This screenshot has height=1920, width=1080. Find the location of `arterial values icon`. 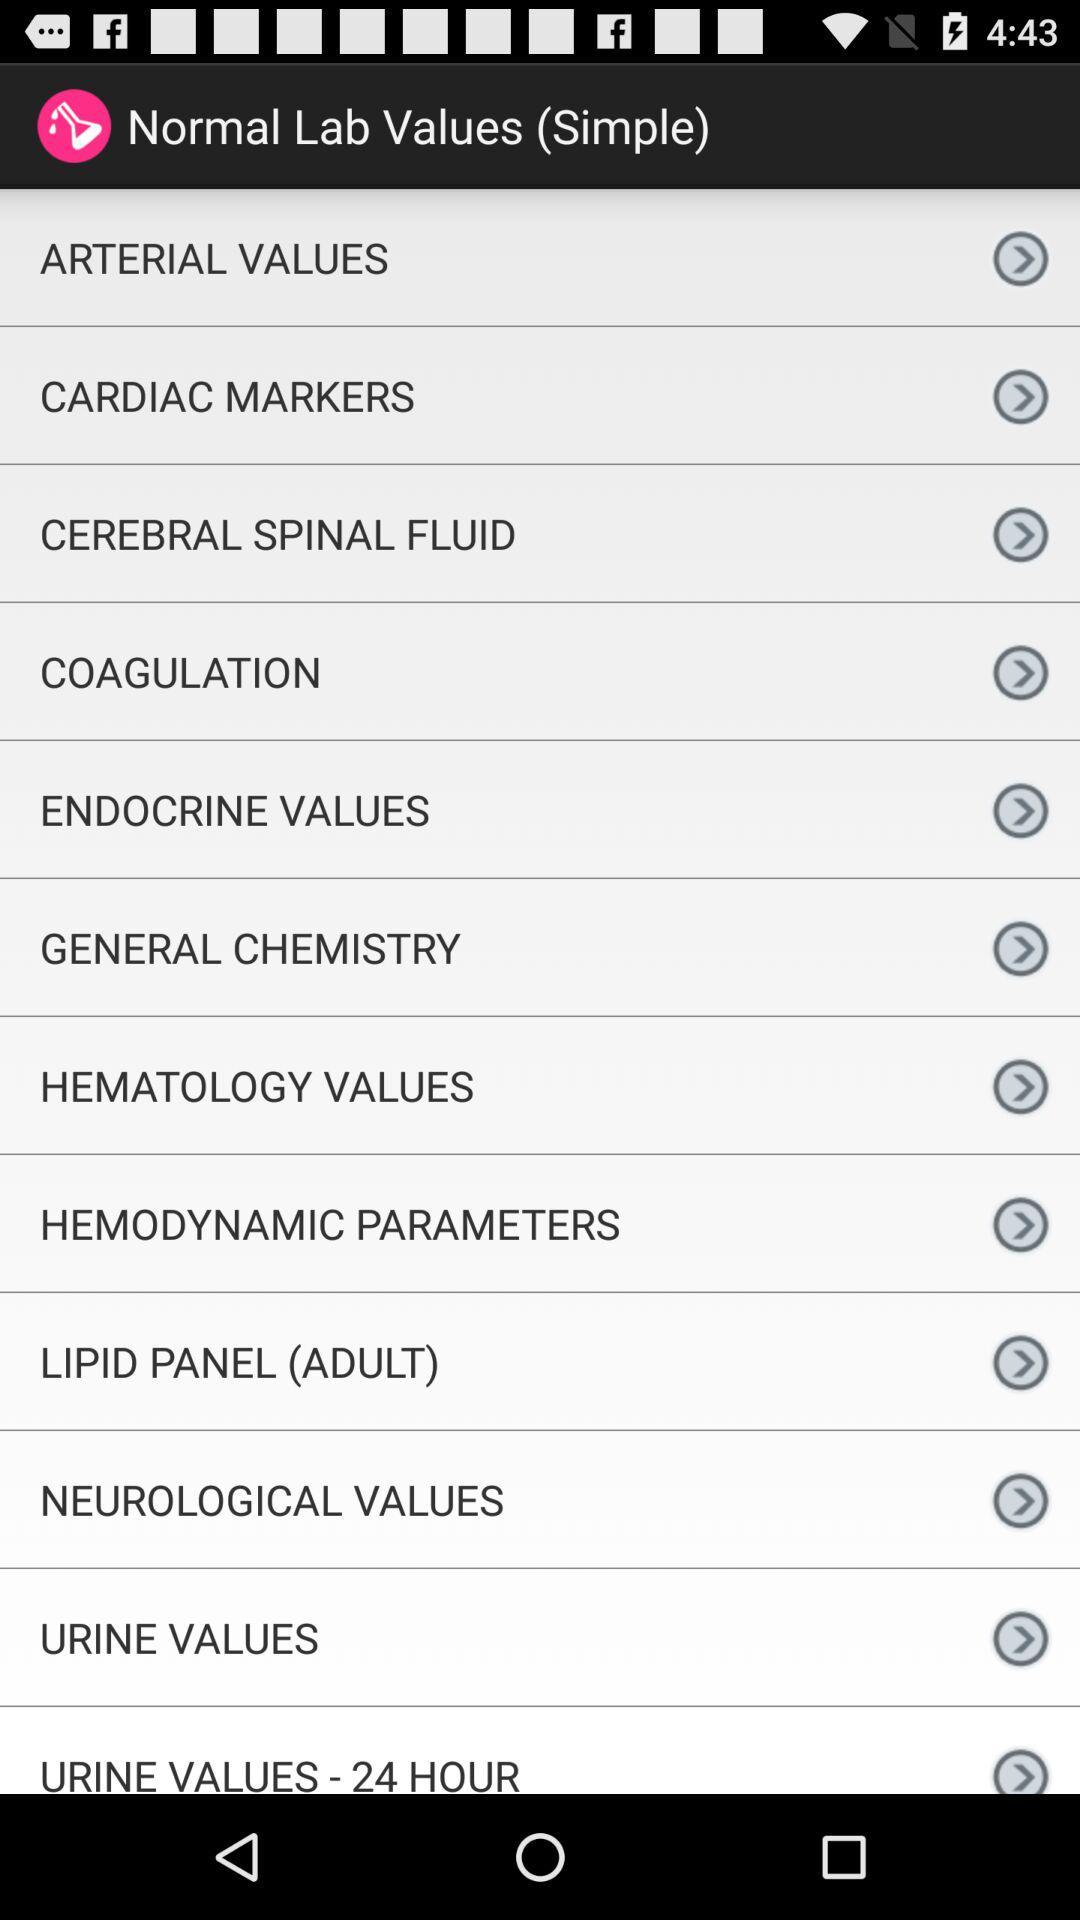

arterial values icon is located at coordinates (480, 256).